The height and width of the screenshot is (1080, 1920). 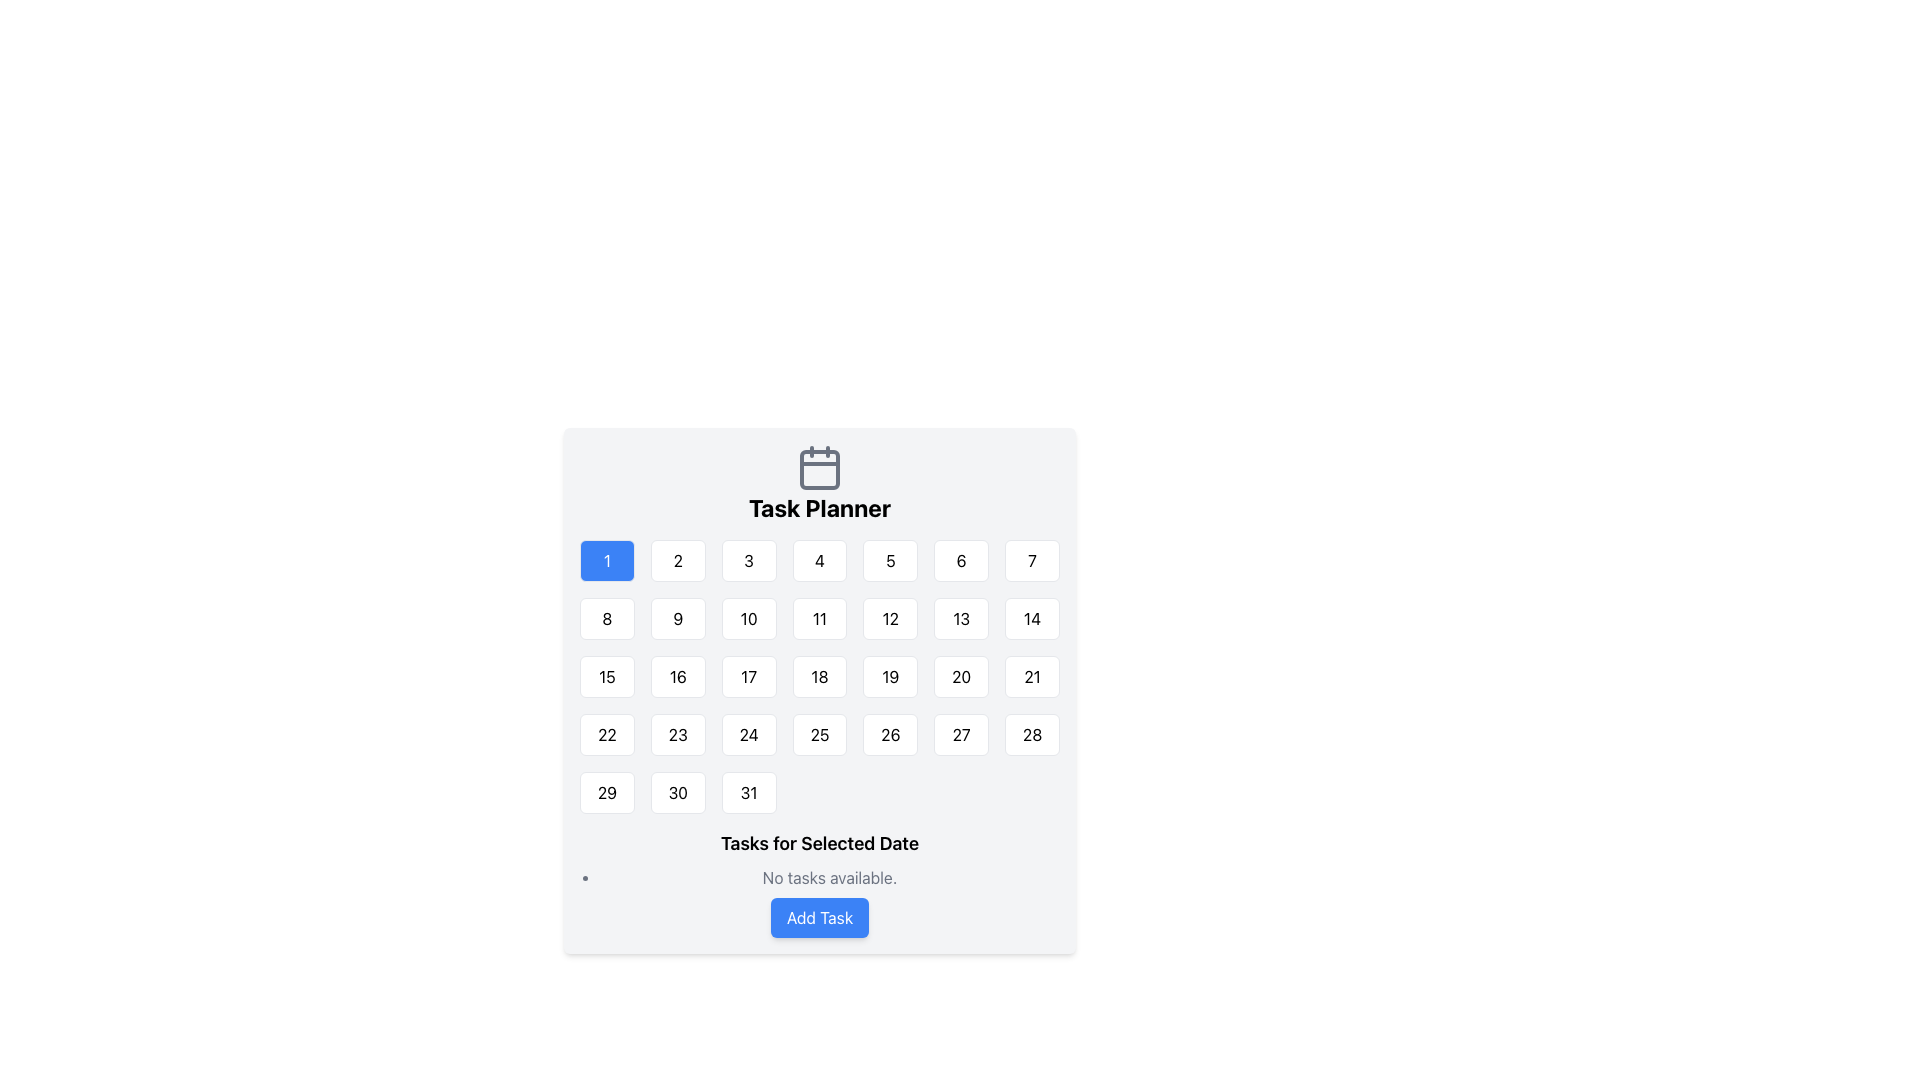 I want to click on the date selection button for '31' in the calendar interface, so click(x=748, y=792).